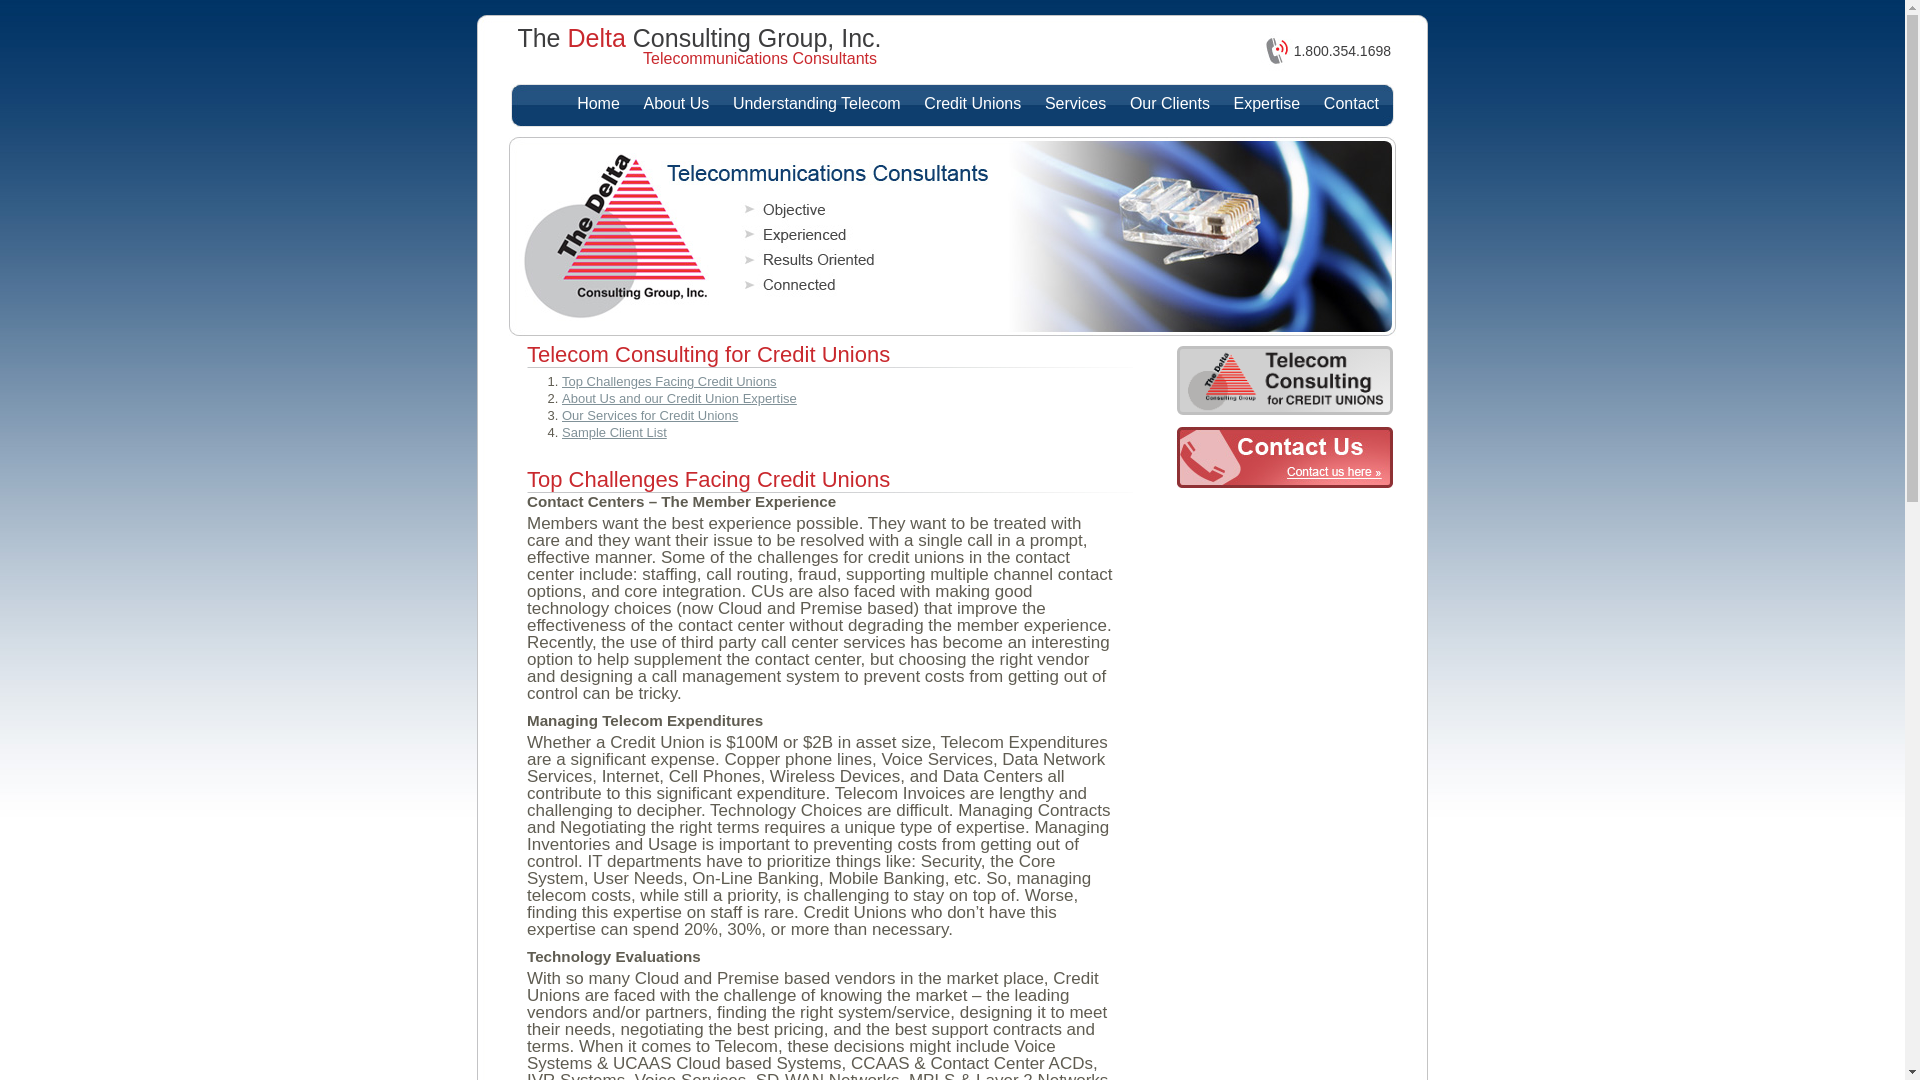  Describe the element at coordinates (972, 103) in the screenshot. I see `'Credit Unions'` at that location.